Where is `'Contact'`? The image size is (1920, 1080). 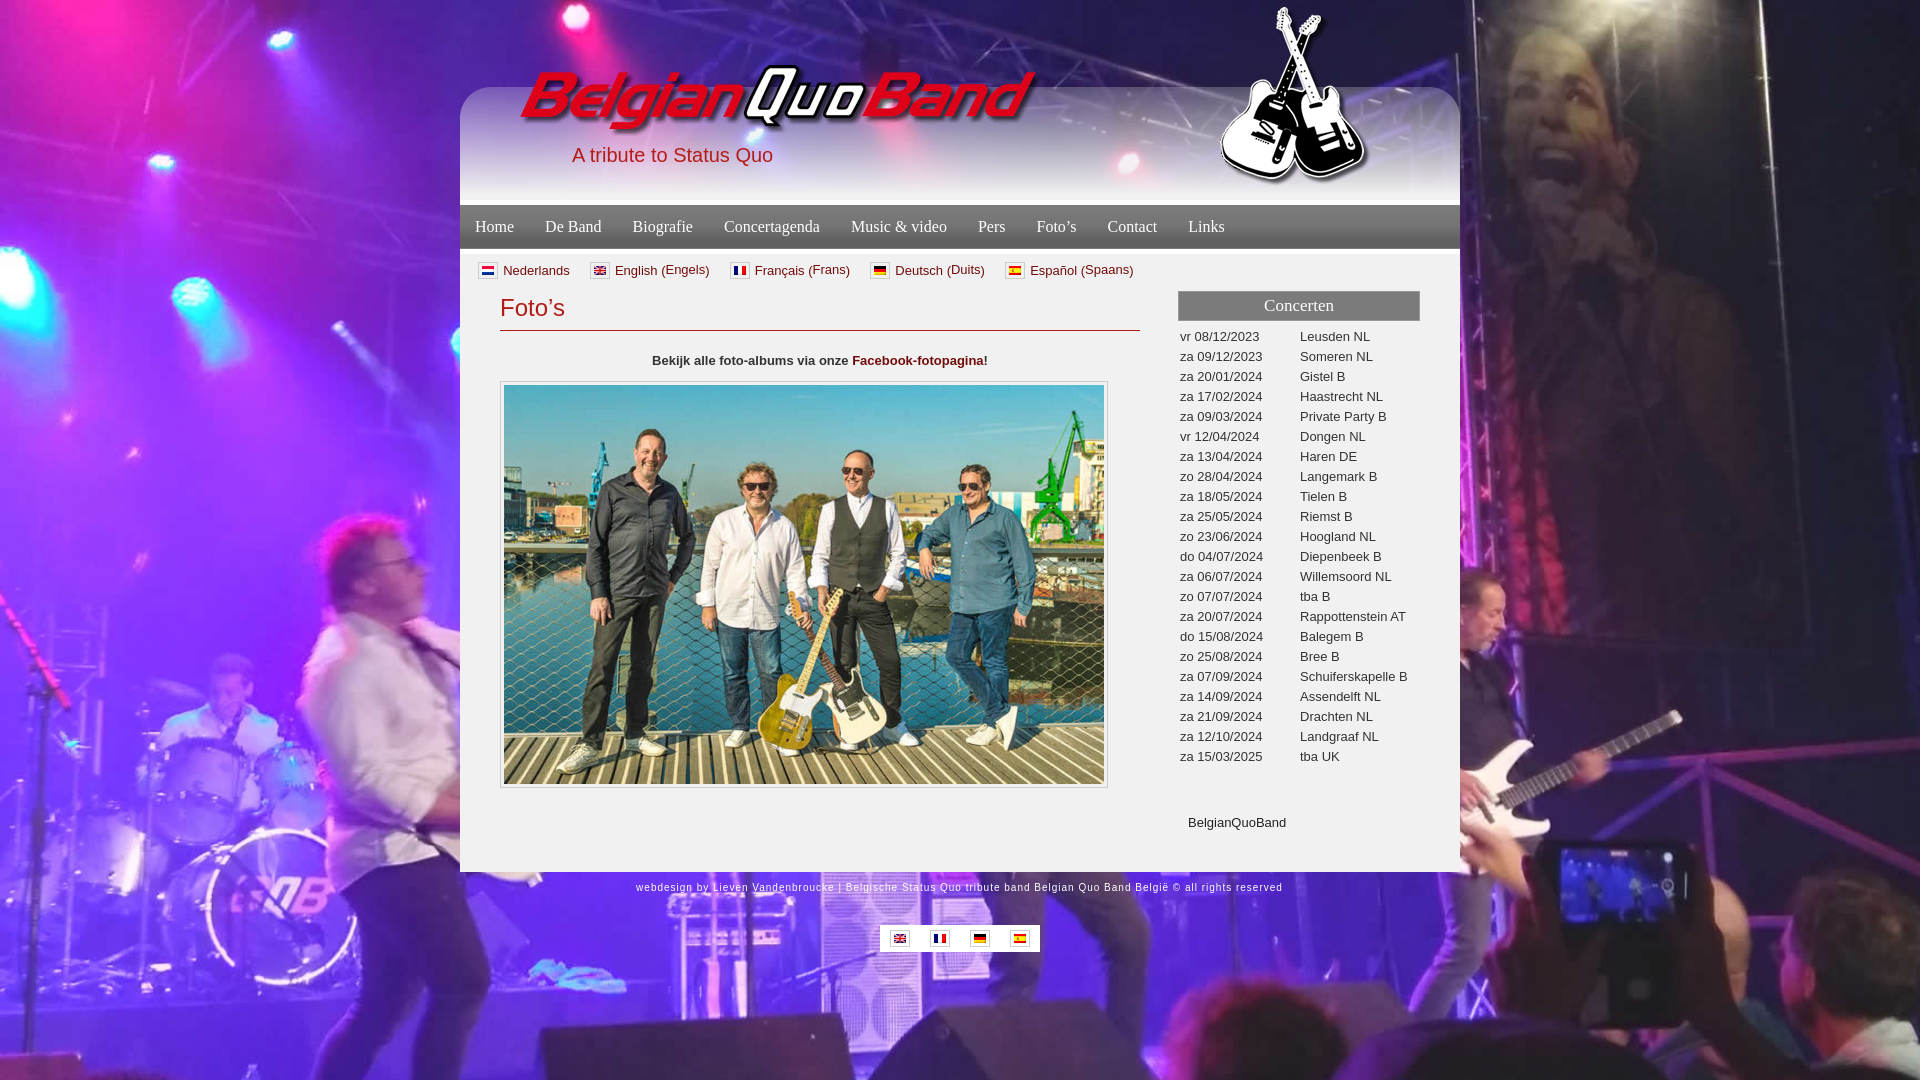
'Contact' is located at coordinates (1090, 226).